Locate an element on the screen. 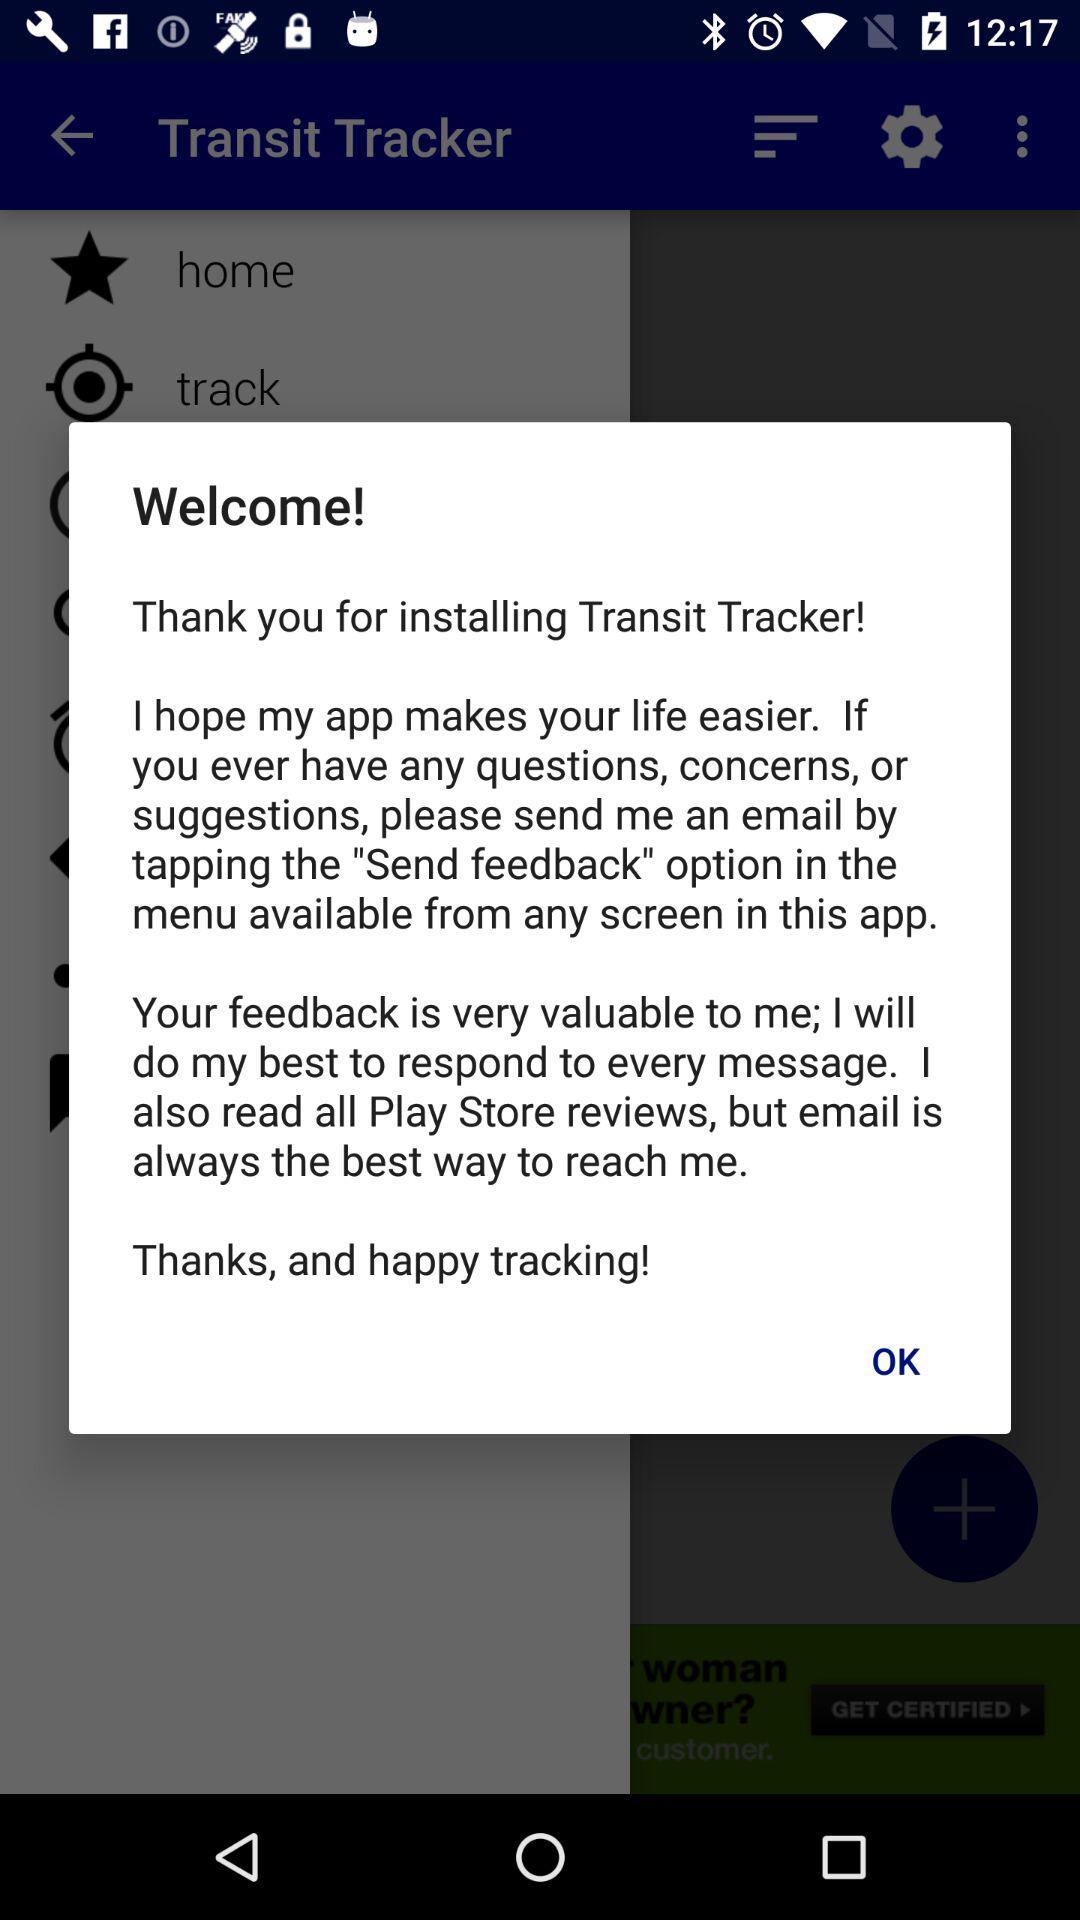 This screenshot has width=1080, height=1920. the item below thank you for is located at coordinates (894, 1360).